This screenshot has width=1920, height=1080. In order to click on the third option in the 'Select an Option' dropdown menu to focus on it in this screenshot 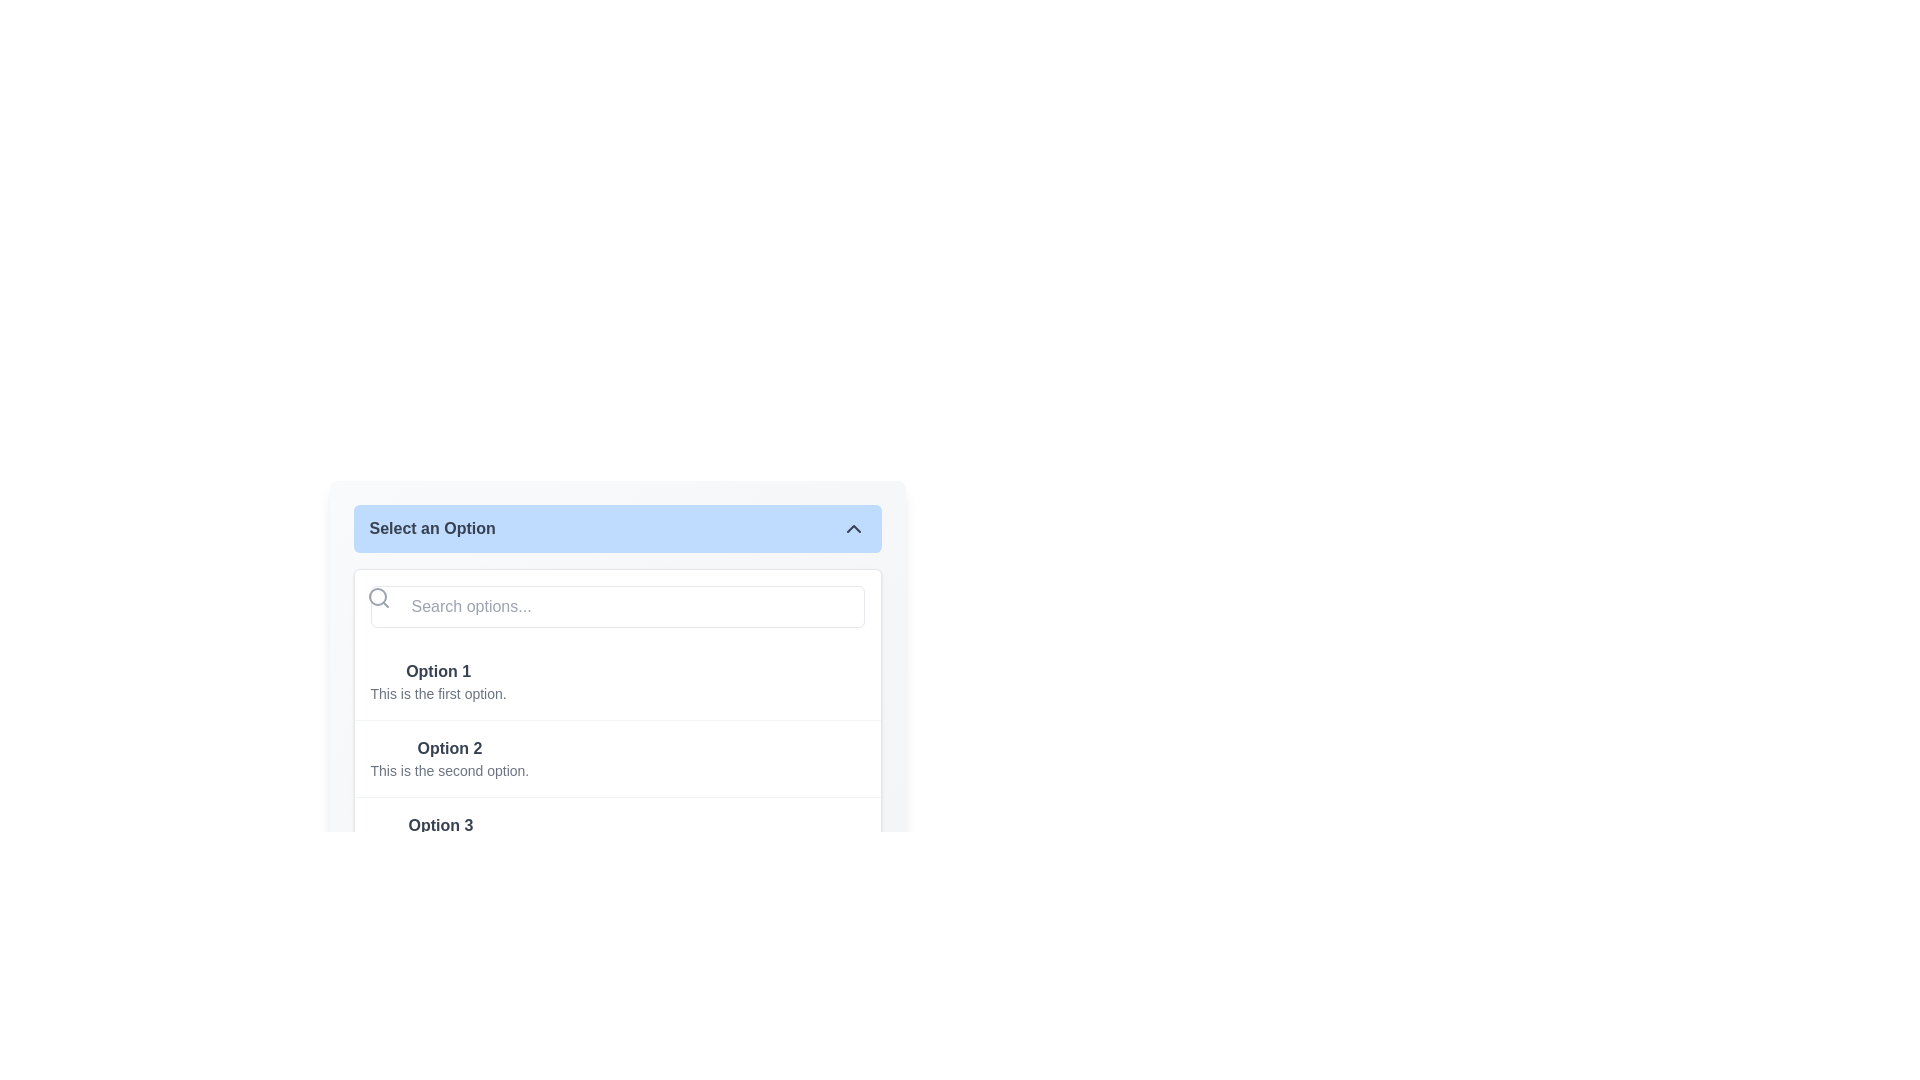, I will do `click(440, 836)`.